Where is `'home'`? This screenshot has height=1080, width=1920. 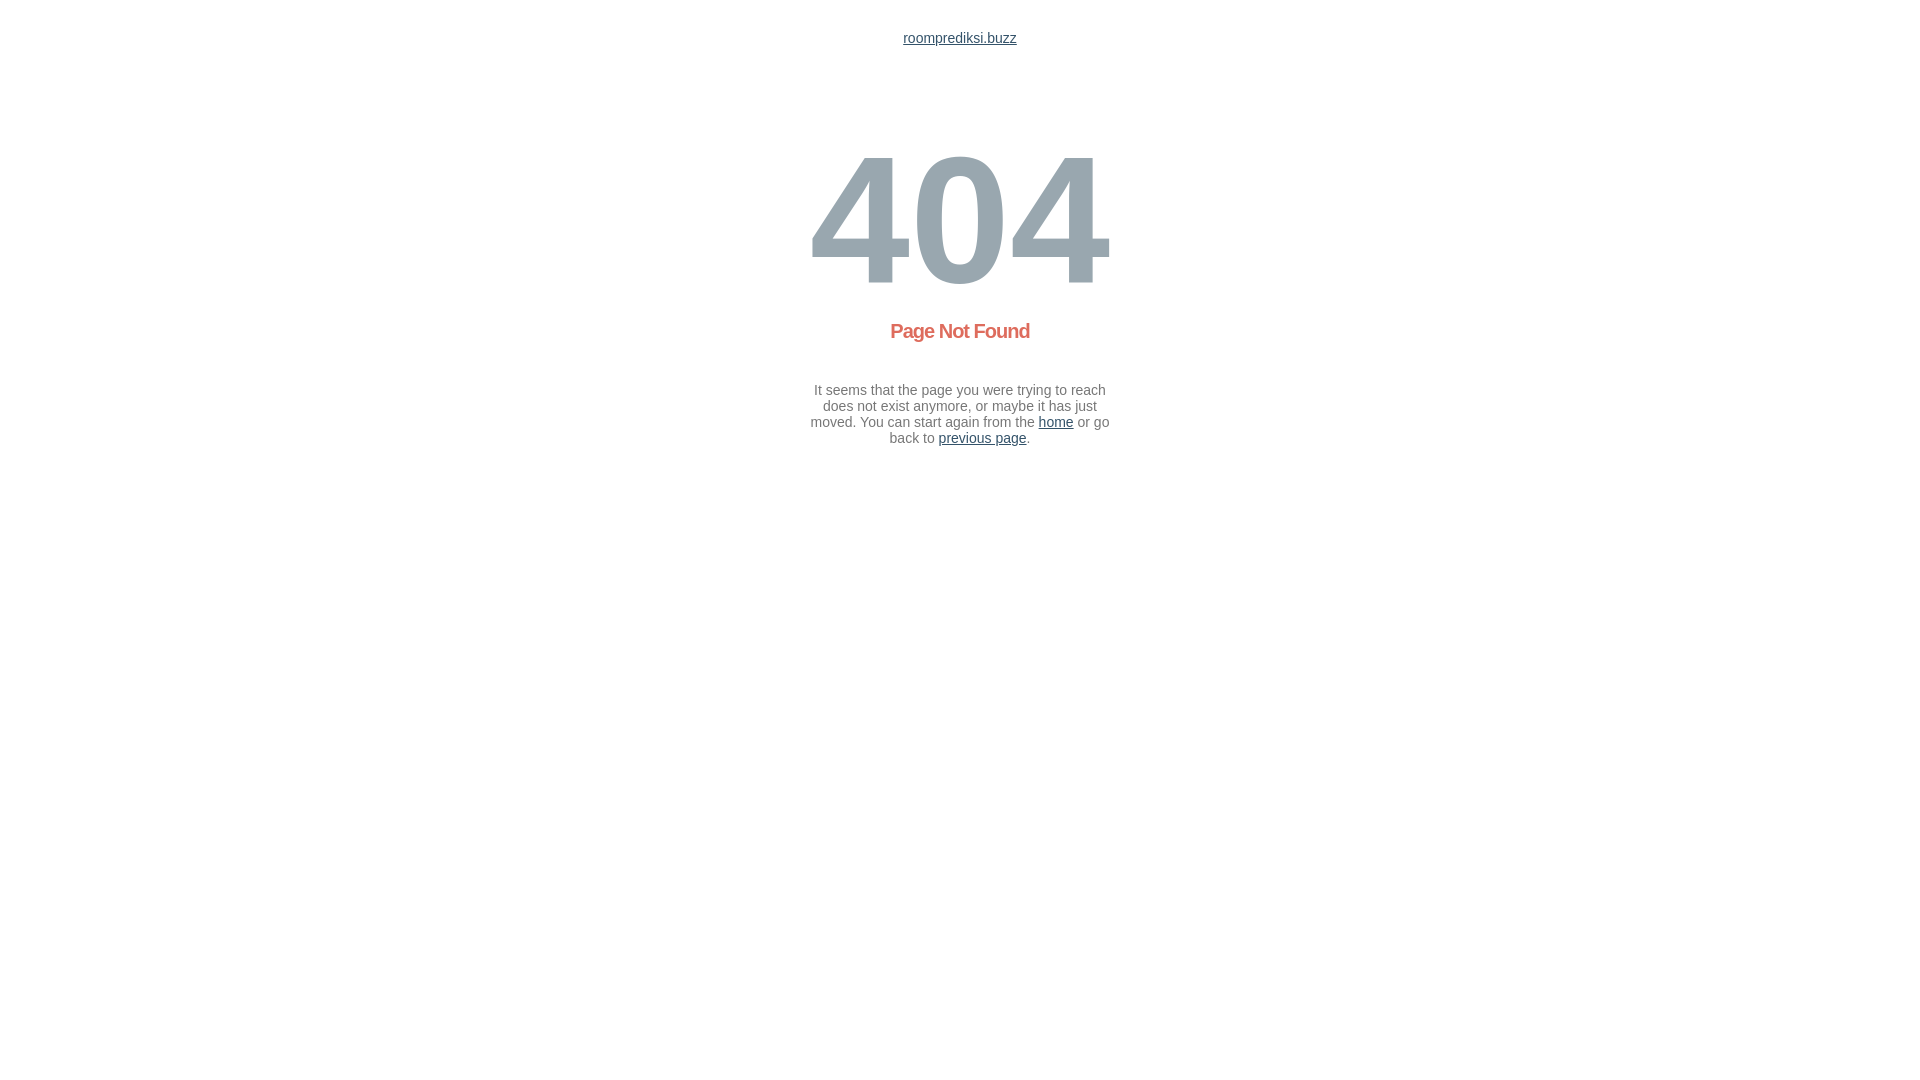 'home' is located at coordinates (1038, 420).